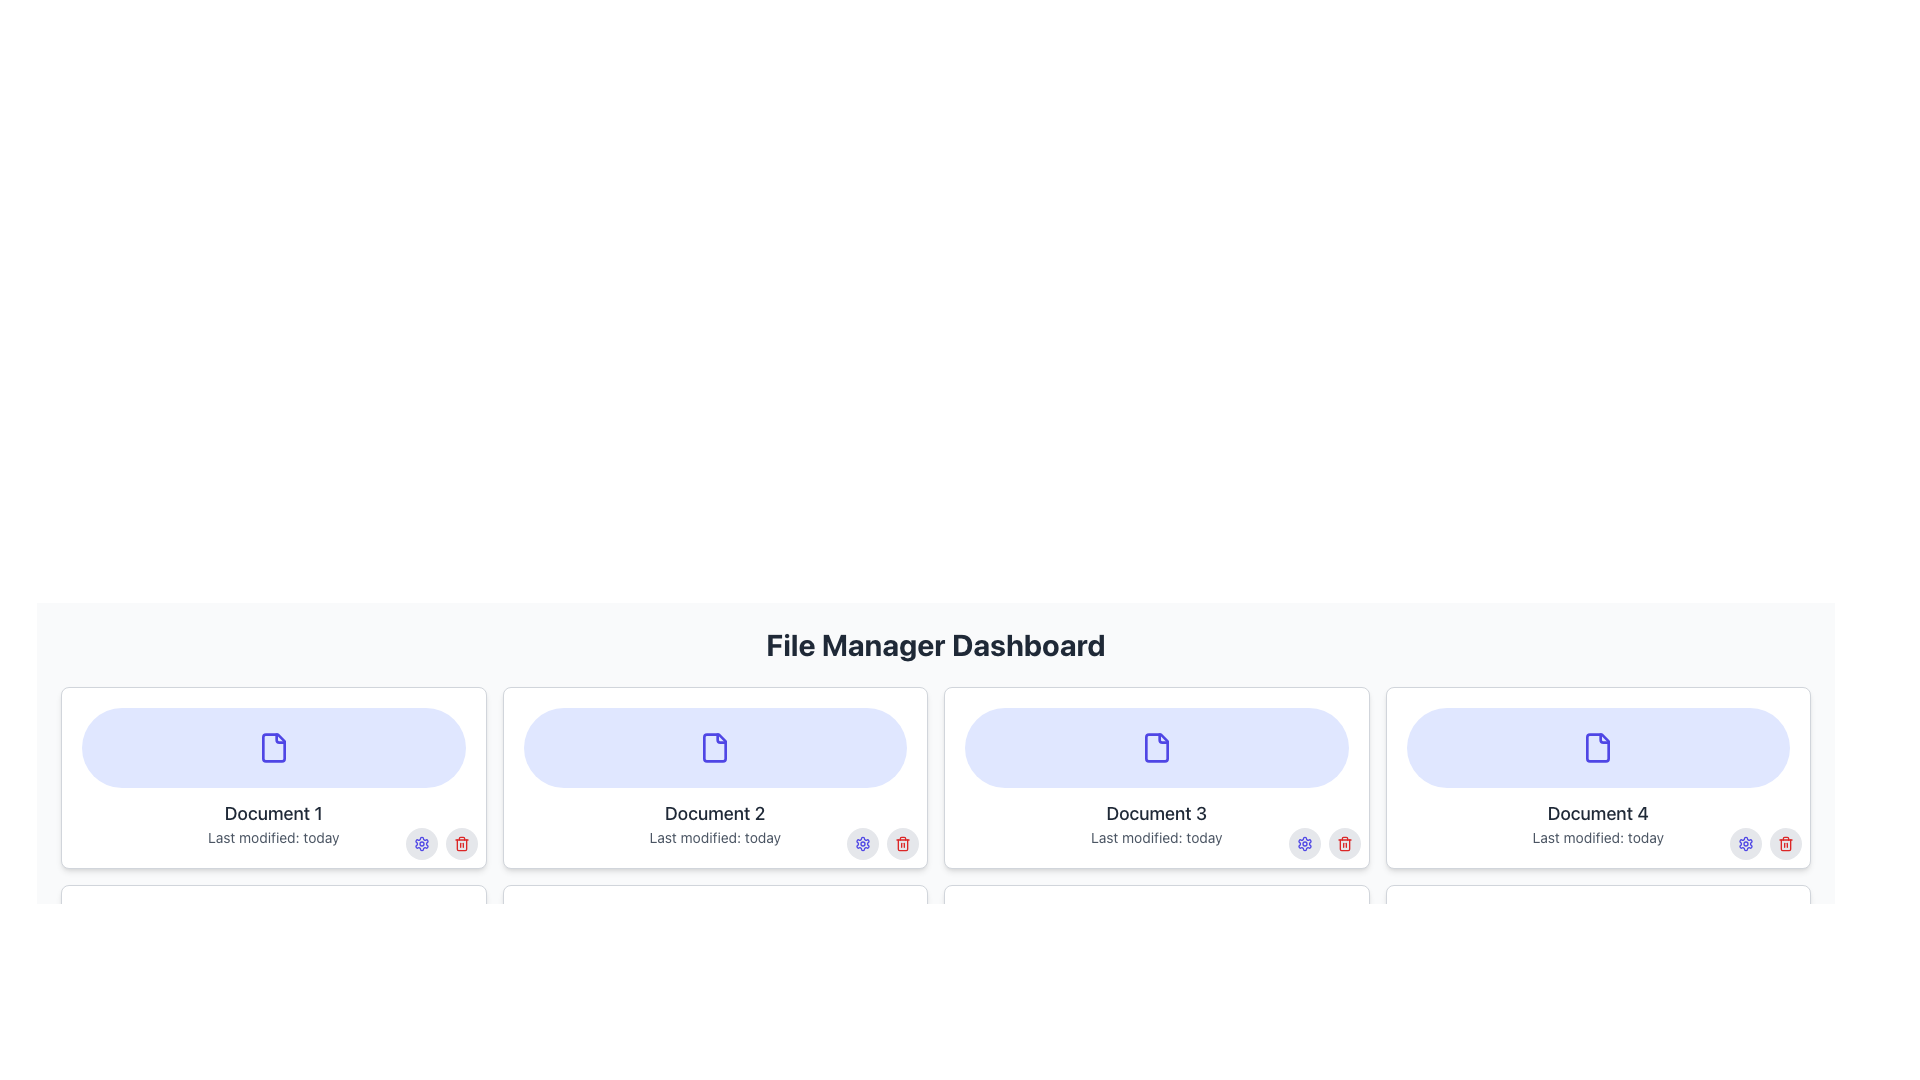 This screenshot has width=1920, height=1080. I want to click on the circular gray button with a red trash can icon located at the bottom-right corner of the 'Document 3' card, so click(1344, 844).